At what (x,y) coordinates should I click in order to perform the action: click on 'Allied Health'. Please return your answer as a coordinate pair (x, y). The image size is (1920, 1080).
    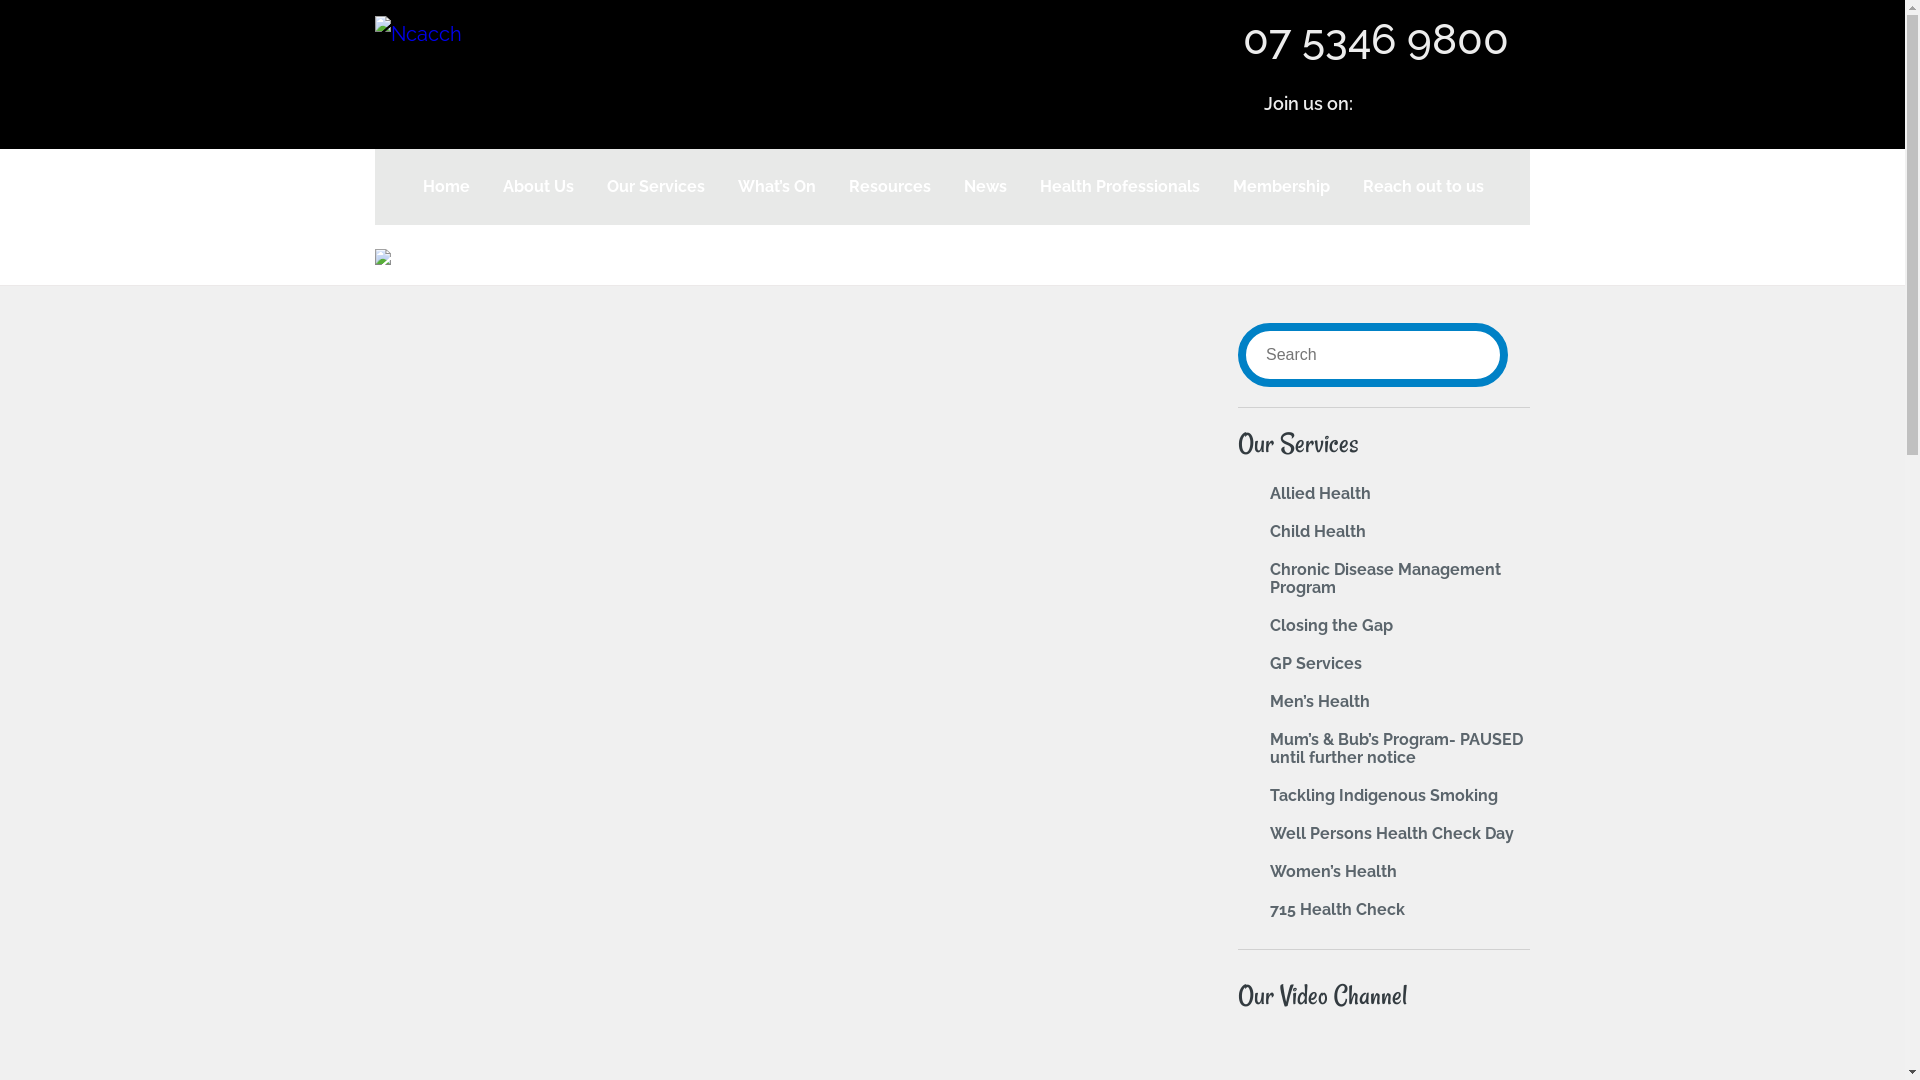
    Looking at the image, I should click on (1320, 493).